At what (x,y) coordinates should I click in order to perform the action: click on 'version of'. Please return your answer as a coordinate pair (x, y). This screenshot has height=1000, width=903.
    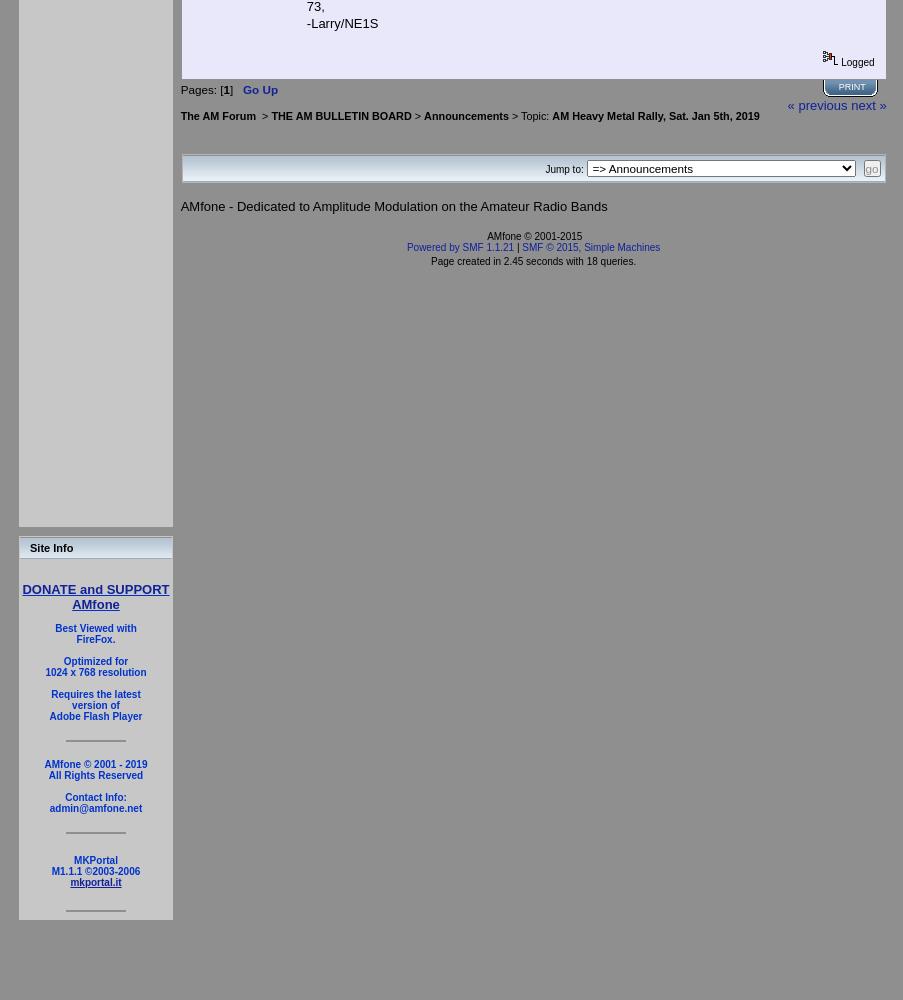
    Looking at the image, I should click on (95, 704).